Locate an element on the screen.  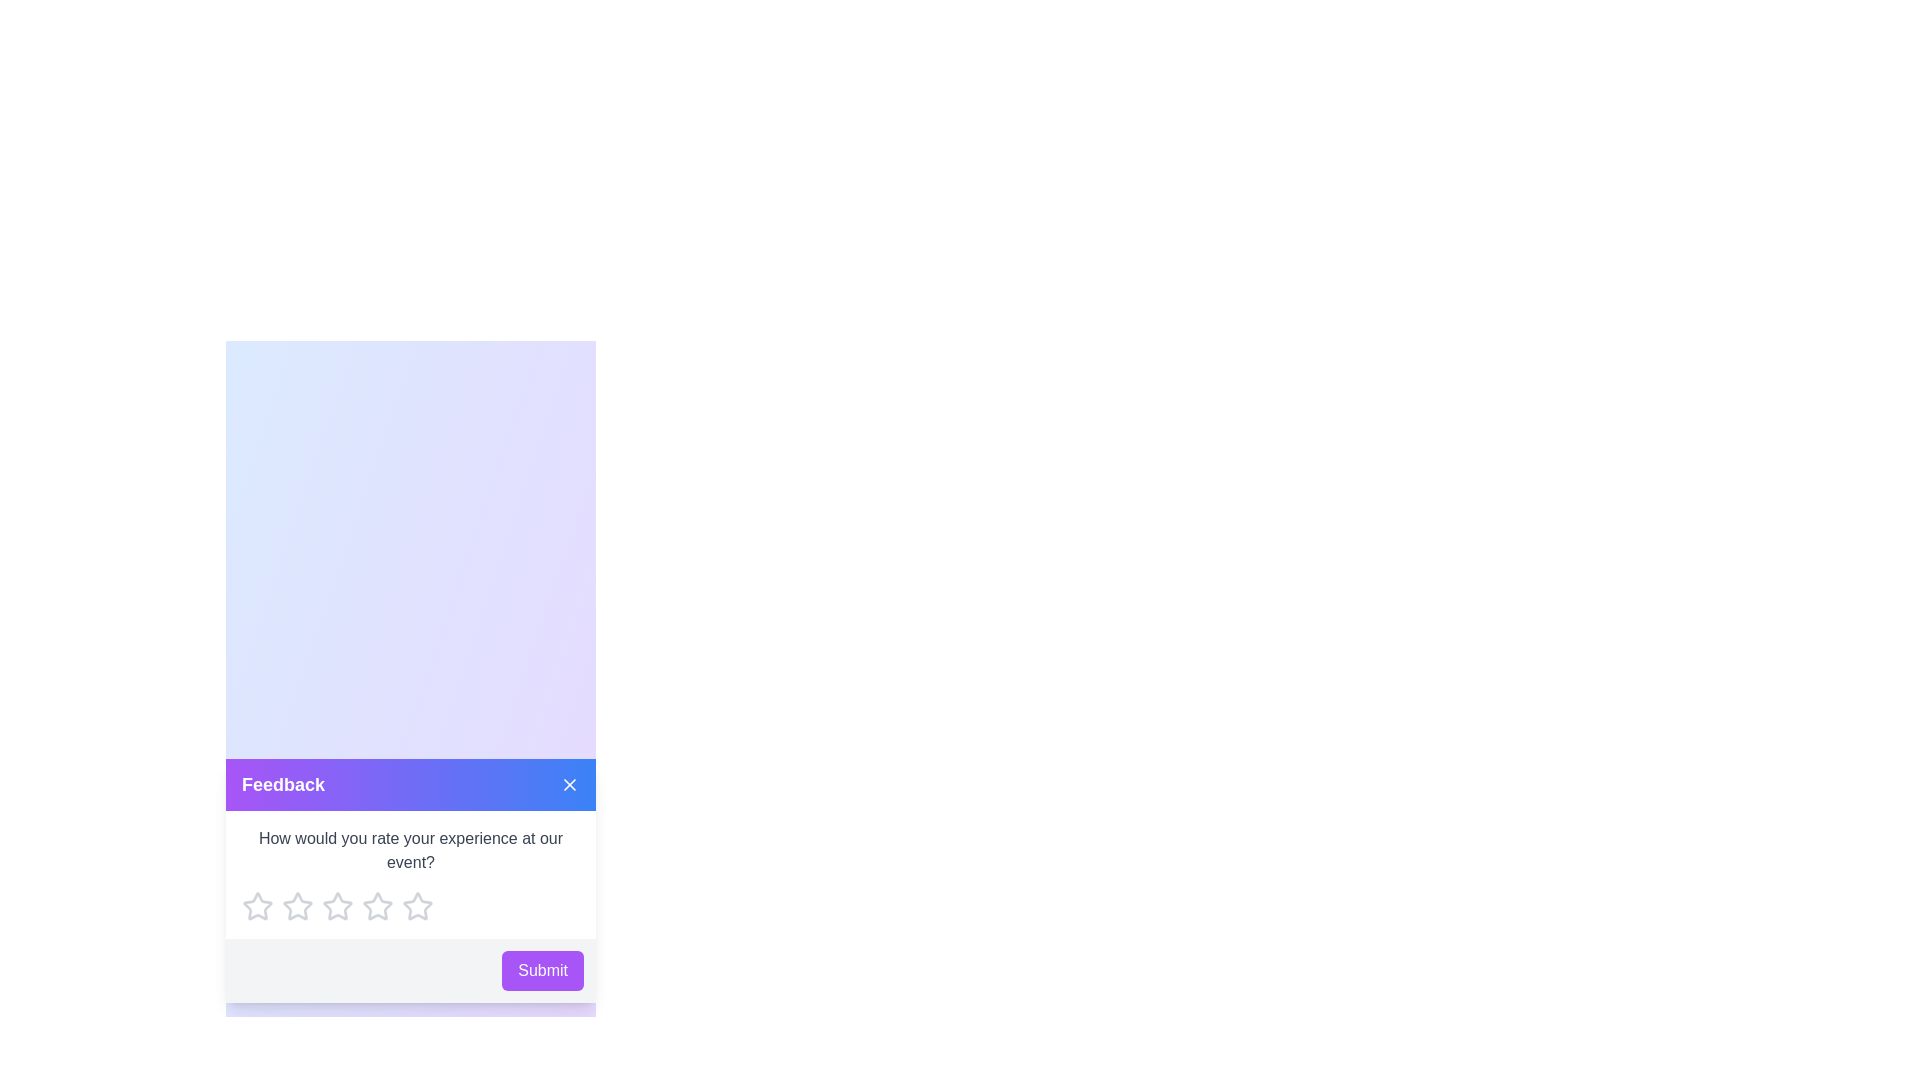
the second rating star in the feedback form is located at coordinates (337, 906).